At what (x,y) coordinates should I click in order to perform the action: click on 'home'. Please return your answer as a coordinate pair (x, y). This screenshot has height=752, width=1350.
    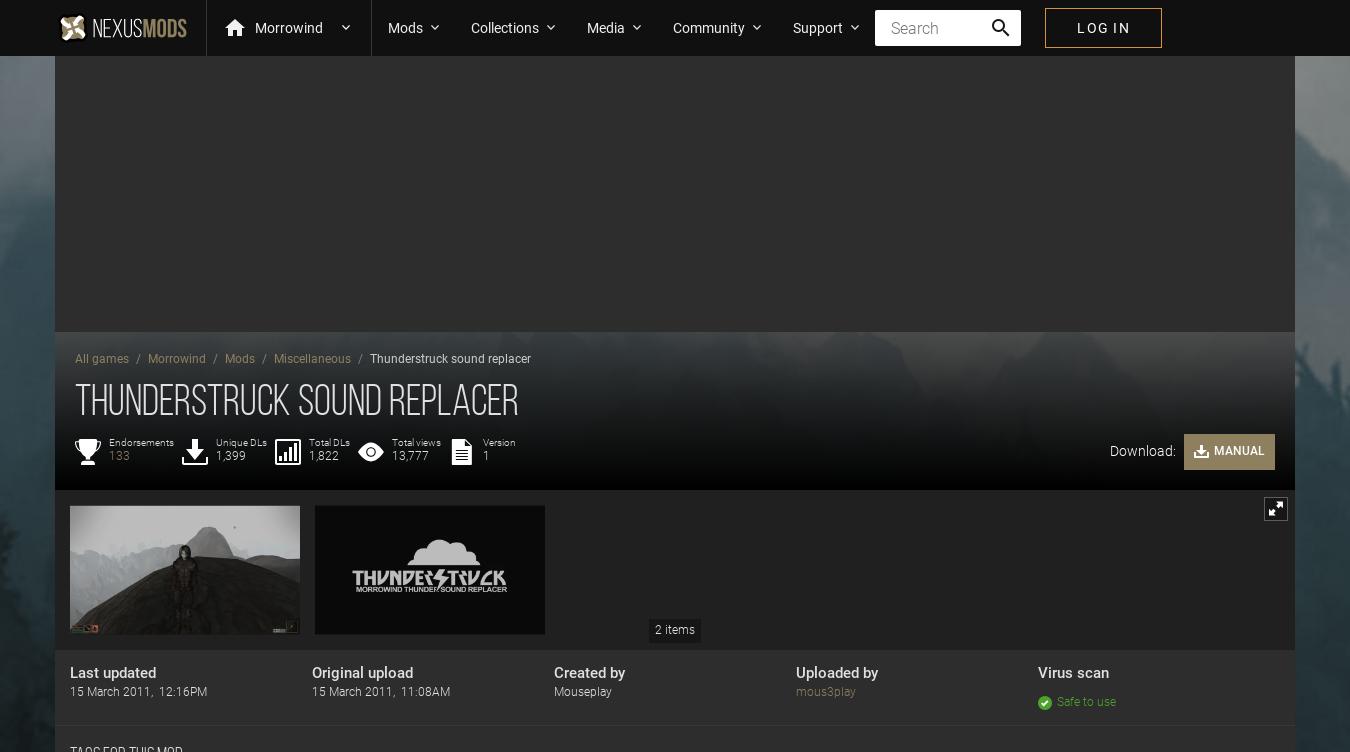
    Looking at the image, I should click on (223, 27).